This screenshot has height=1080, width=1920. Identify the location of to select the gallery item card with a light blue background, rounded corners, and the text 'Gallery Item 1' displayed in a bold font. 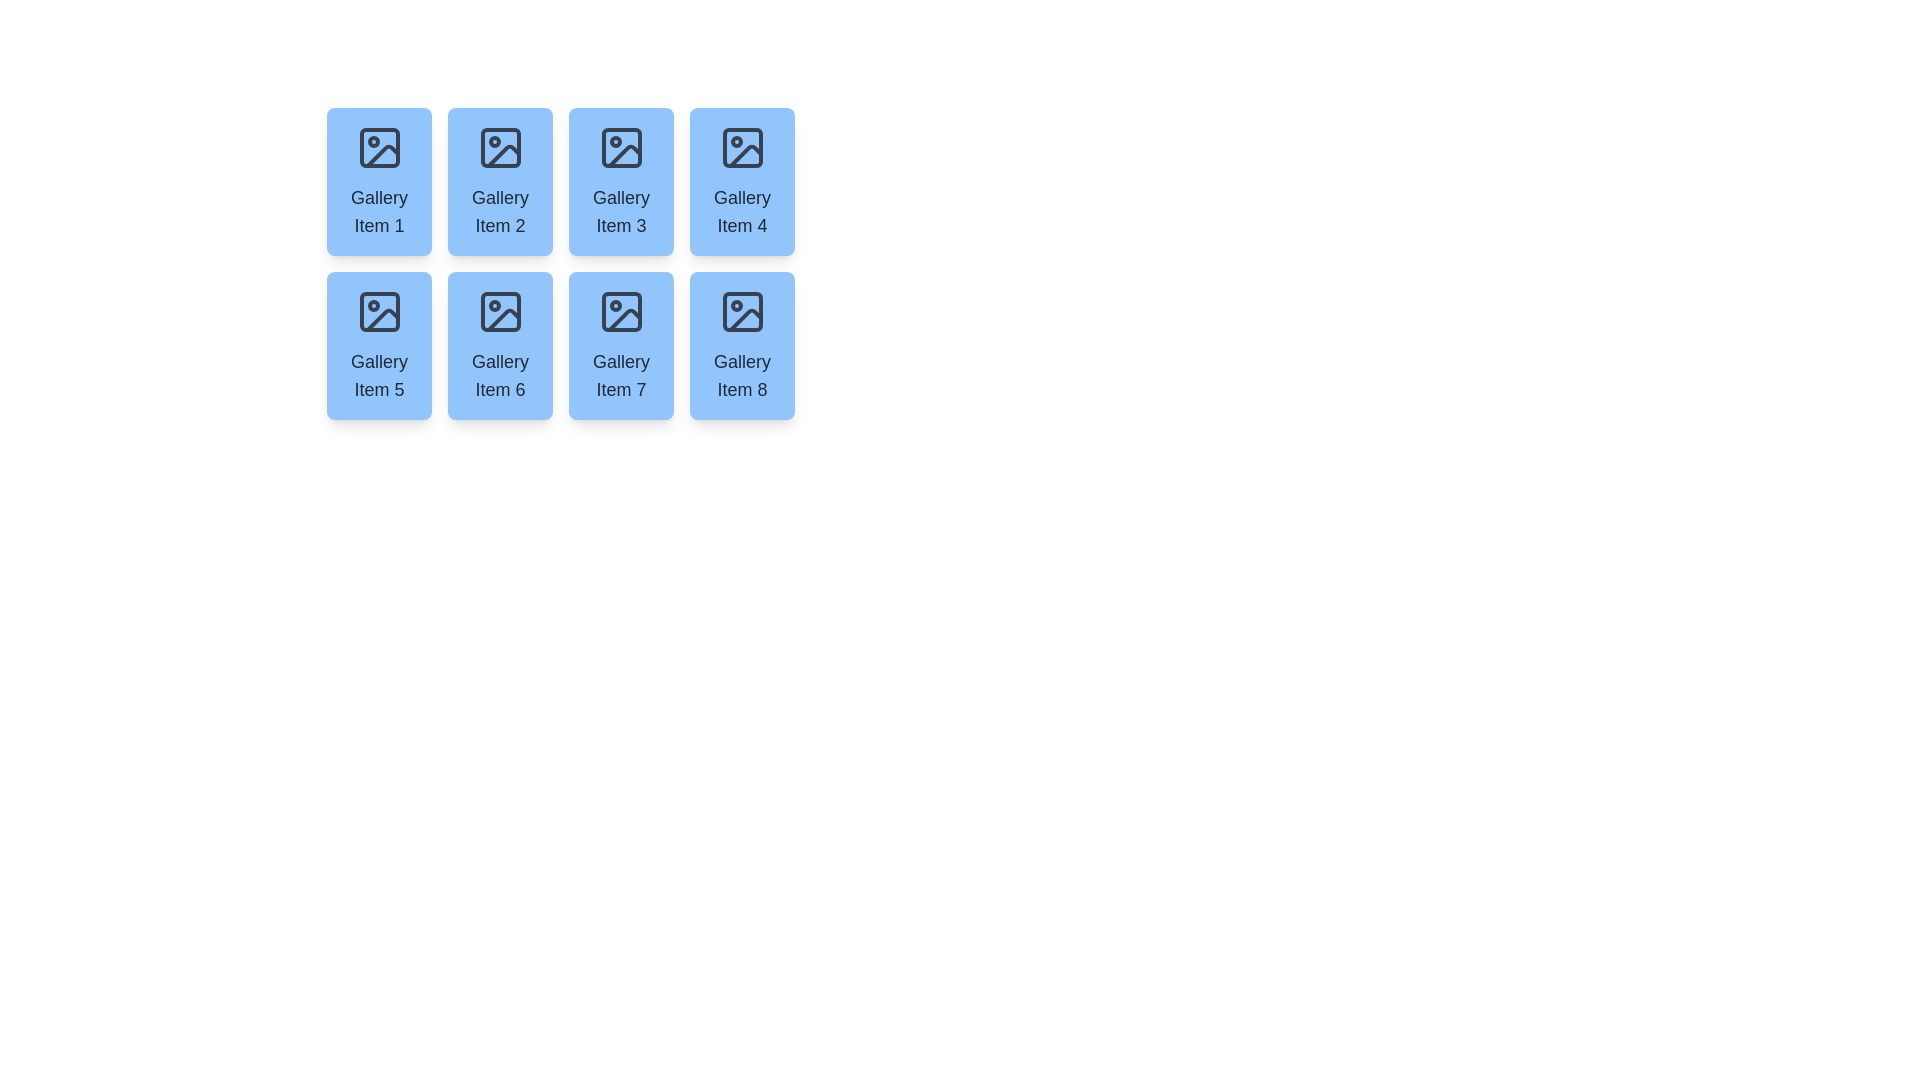
(379, 181).